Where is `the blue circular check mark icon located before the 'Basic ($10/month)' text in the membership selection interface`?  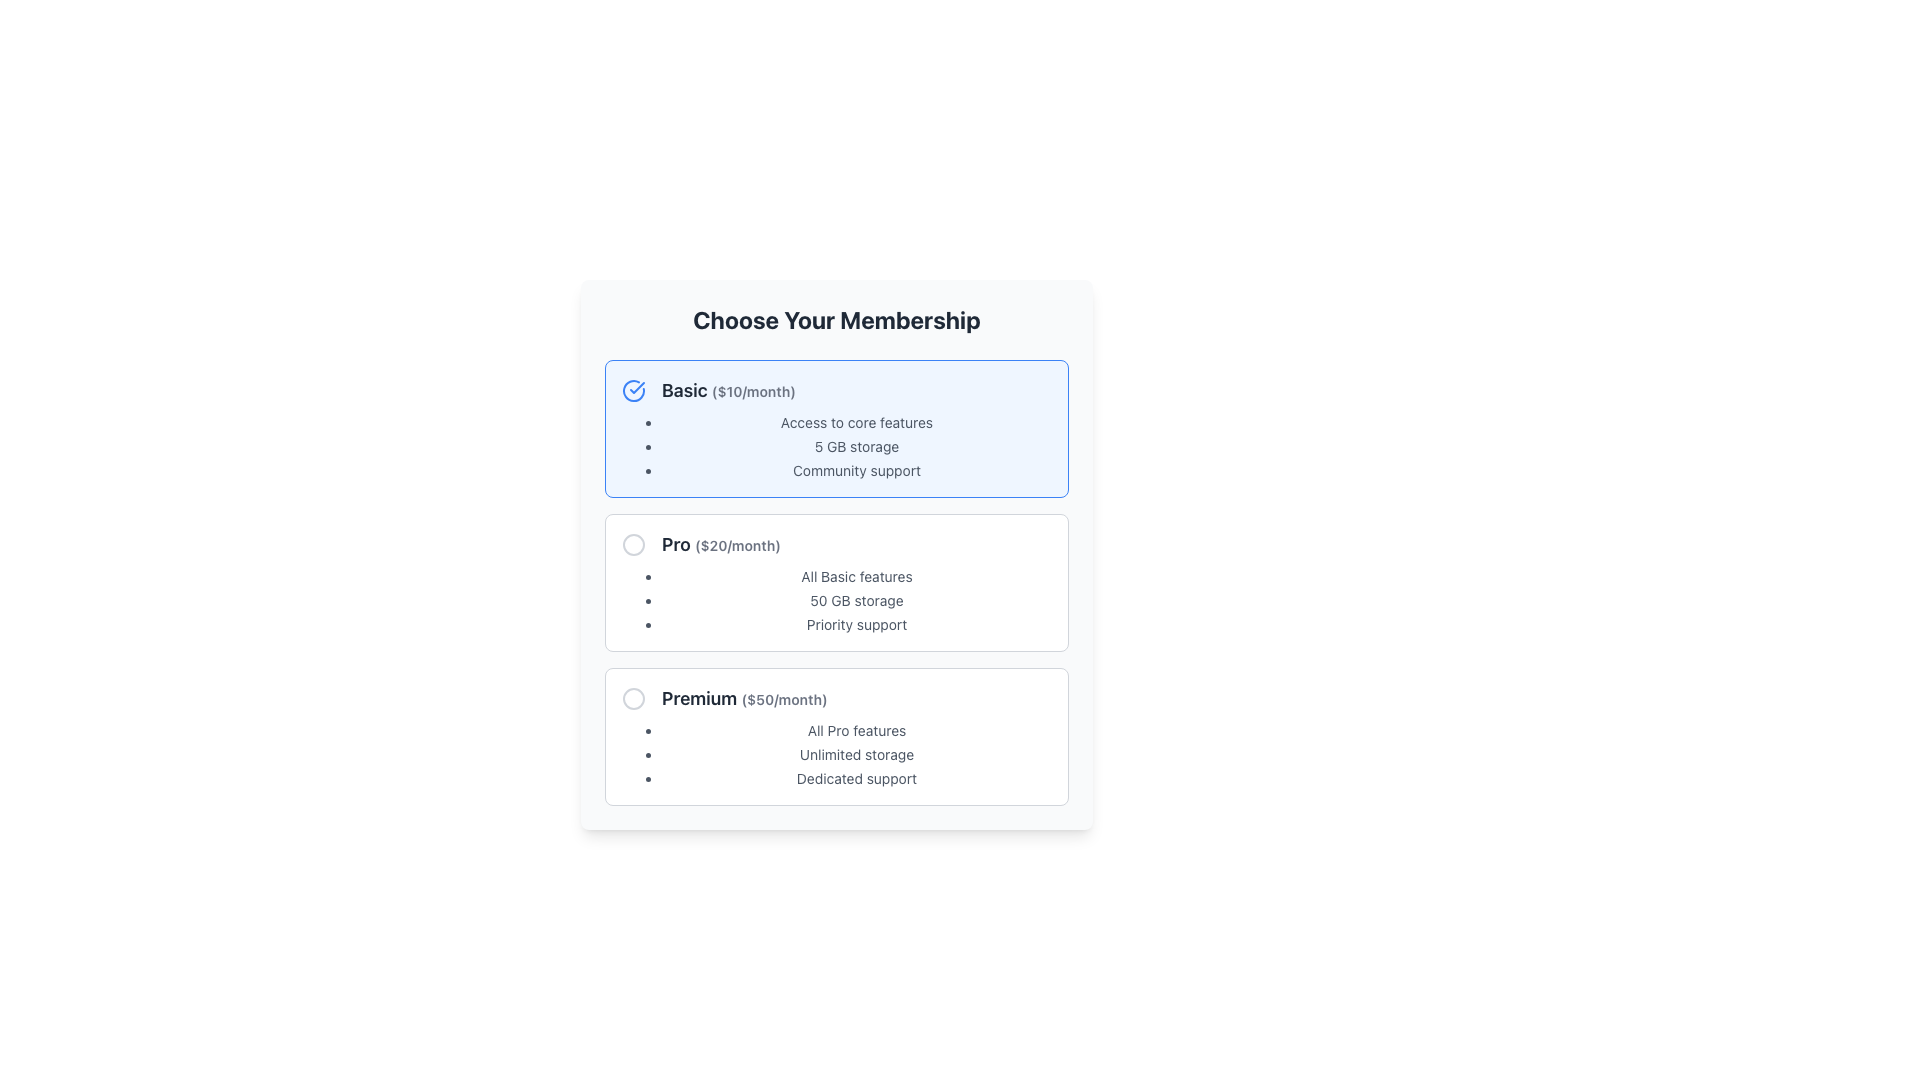 the blue circular check mark icon located before the 'Basic ($10/month)' text in the membership selection interface is located at coordinates (632, 390).